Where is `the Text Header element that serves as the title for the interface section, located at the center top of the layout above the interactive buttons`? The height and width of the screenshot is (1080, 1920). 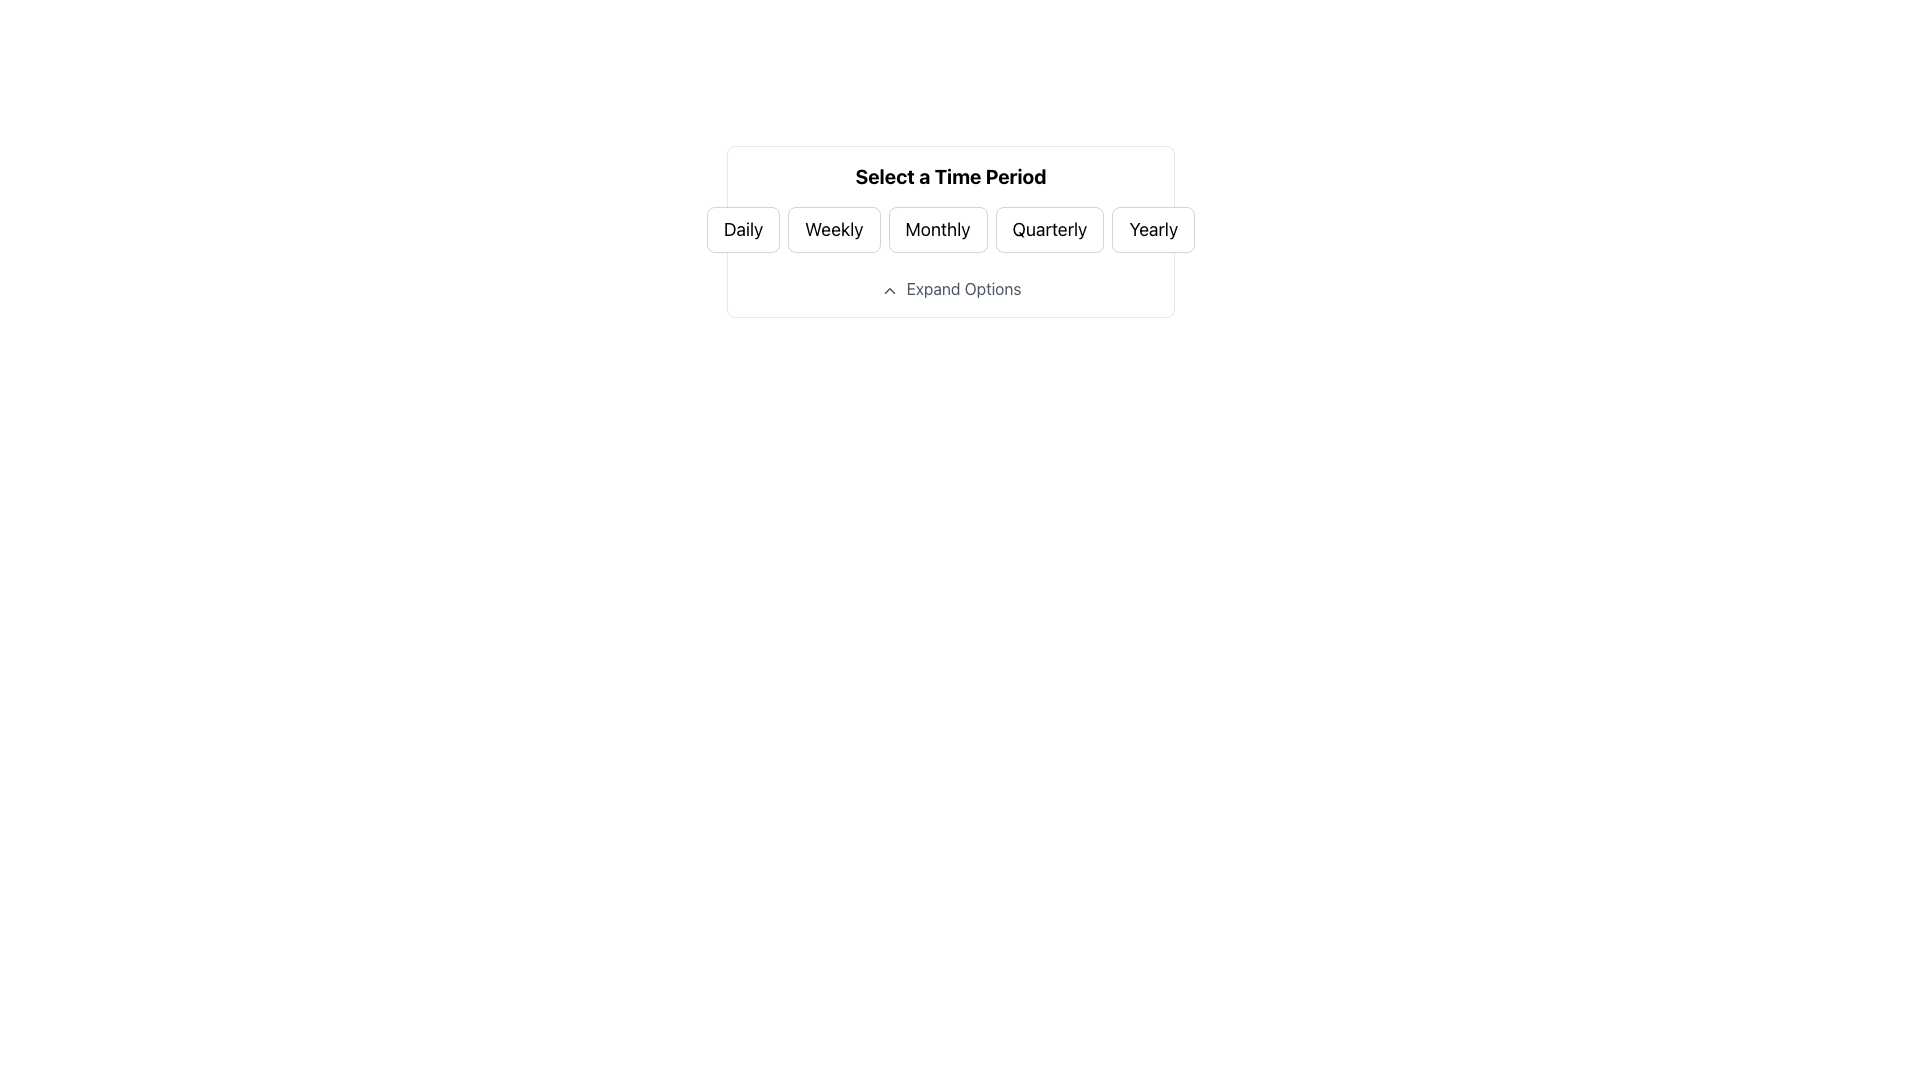 the Text Header element that serves as the title for the interface section, located at the center top of the layout above the interactive buttons is located at coordinates (949, 176).